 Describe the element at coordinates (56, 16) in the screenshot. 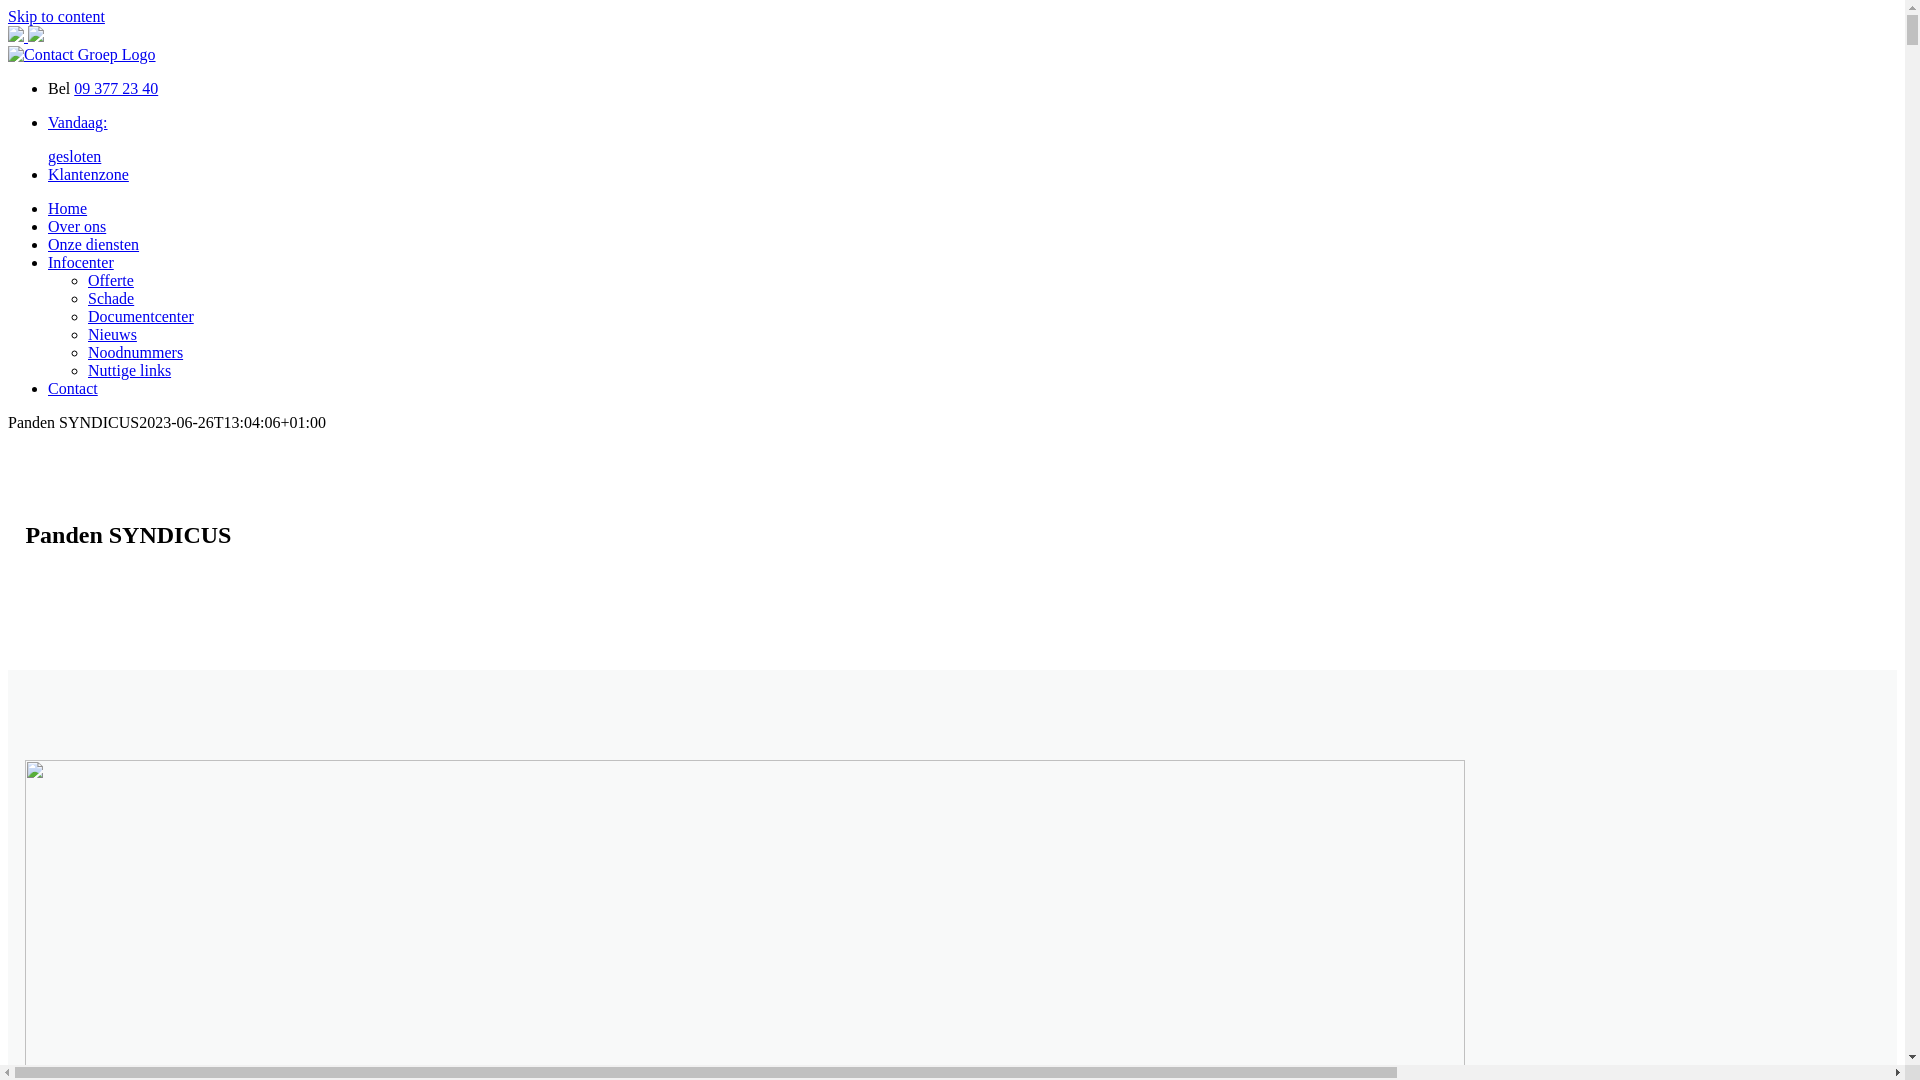

I see `'Skip to content'` at that location.